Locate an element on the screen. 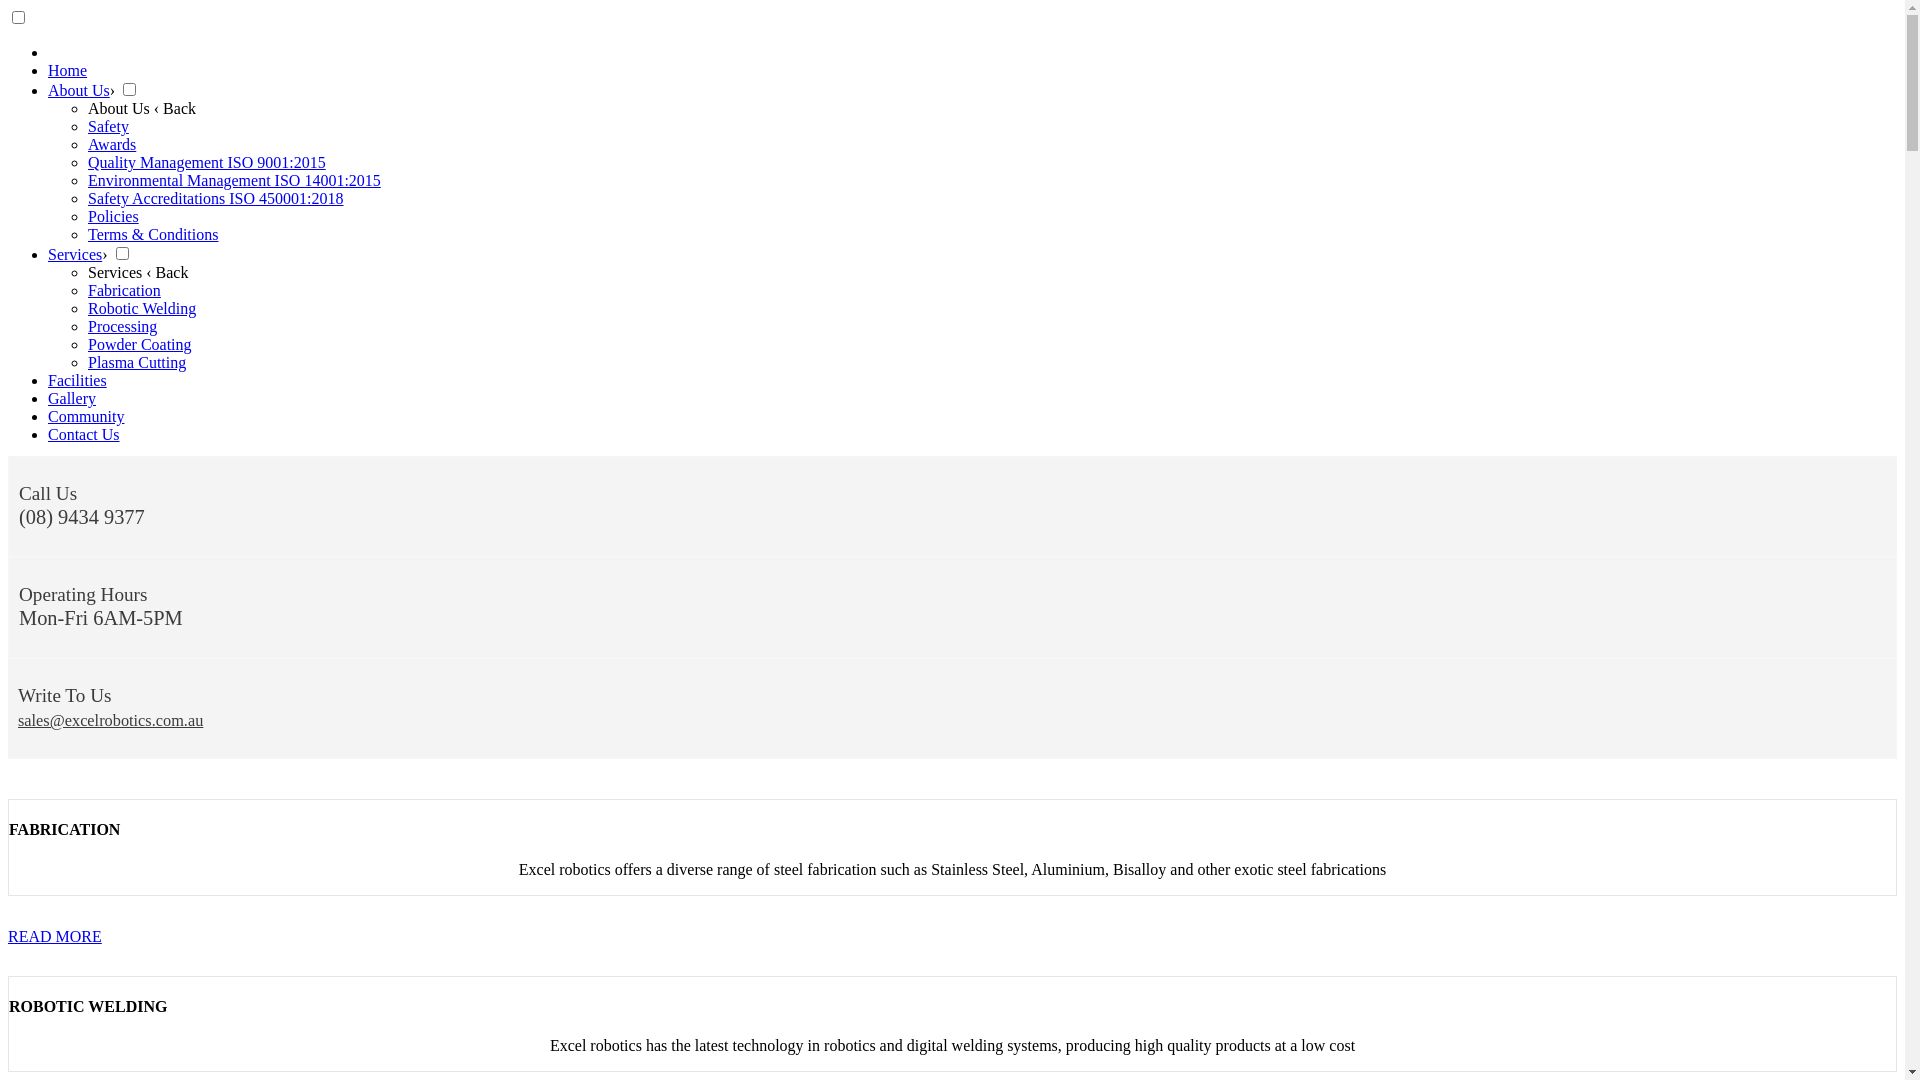 This screenshot has width=1920, height=1080. 'About Us' is located at coordinates (78, 90).